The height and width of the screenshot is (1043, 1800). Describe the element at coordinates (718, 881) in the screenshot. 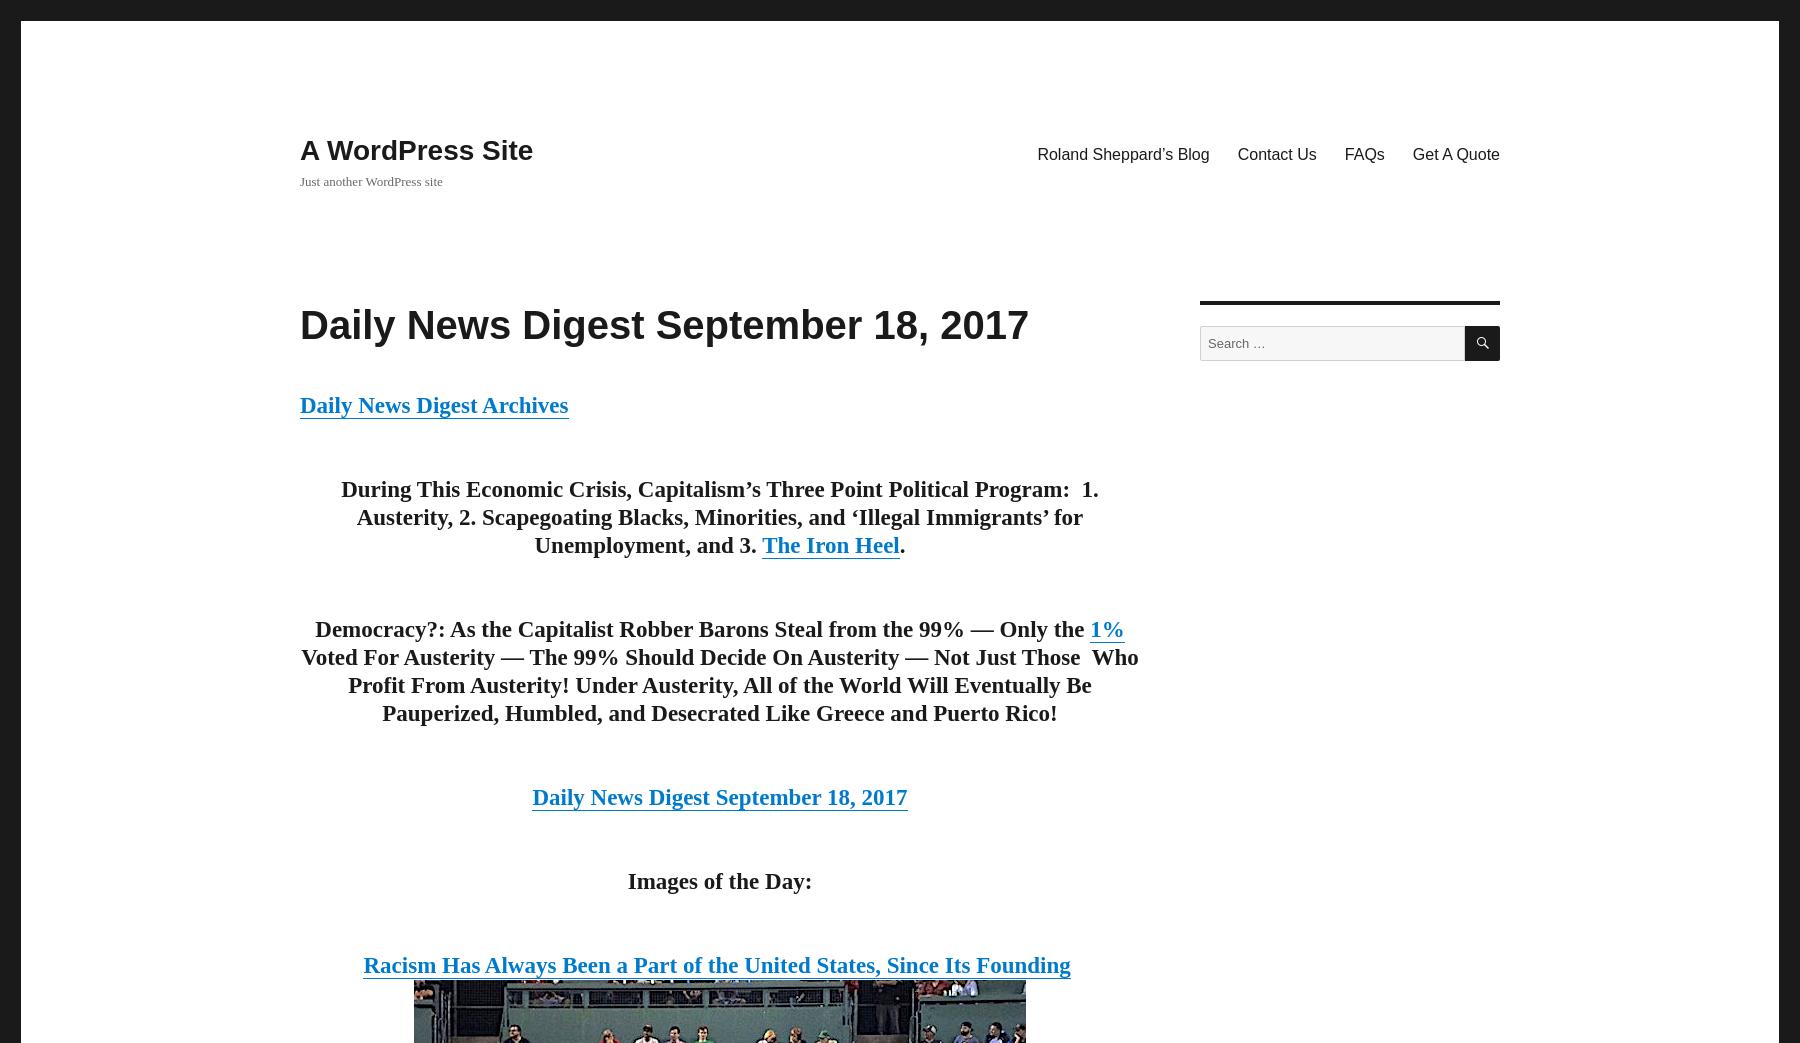

I see `'Images of the Day:'` at that location.